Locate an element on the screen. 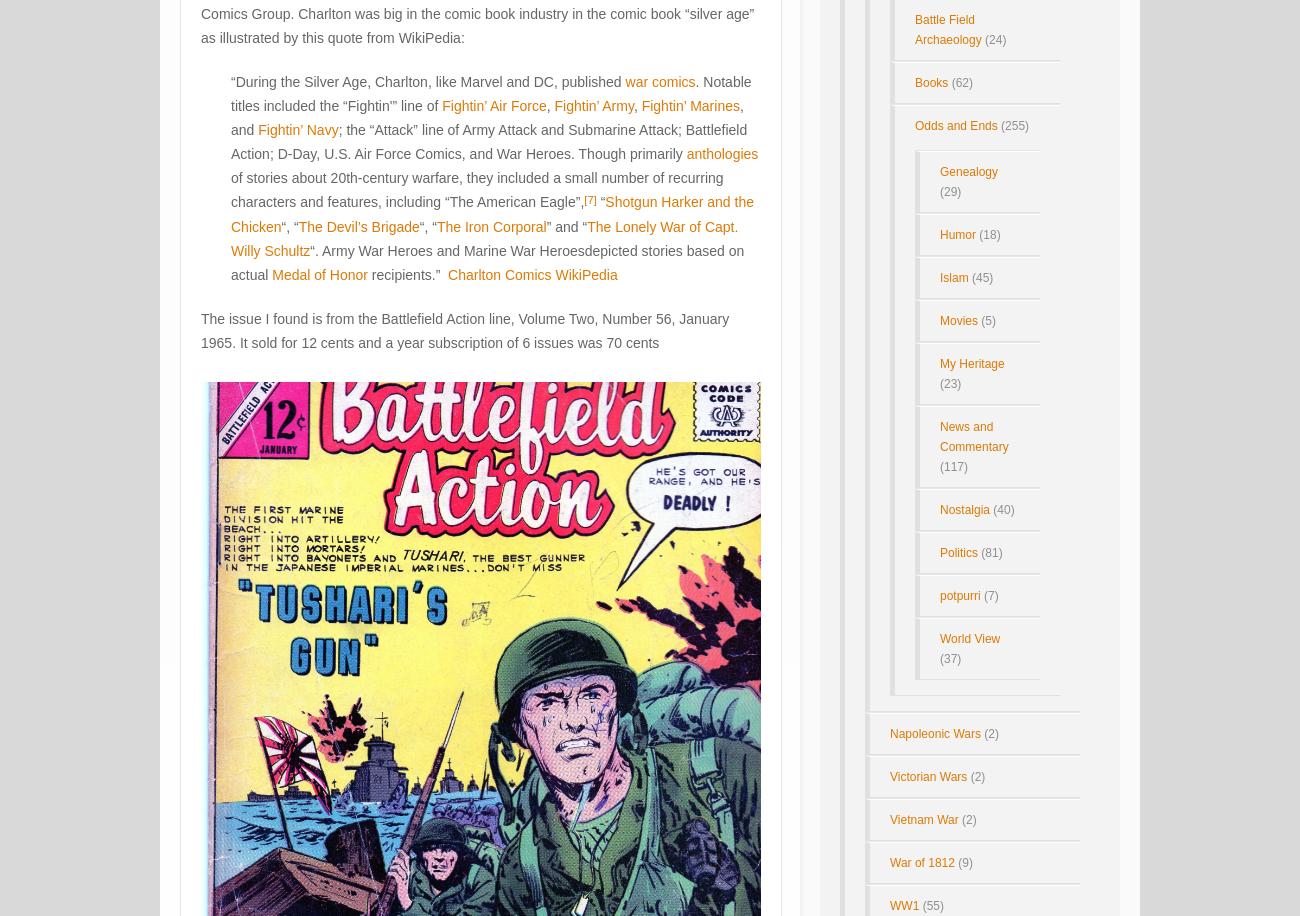 The height and width of the screenshot is (916, 1300). 'Odds and Ends' is located at coordinates (956, 126).